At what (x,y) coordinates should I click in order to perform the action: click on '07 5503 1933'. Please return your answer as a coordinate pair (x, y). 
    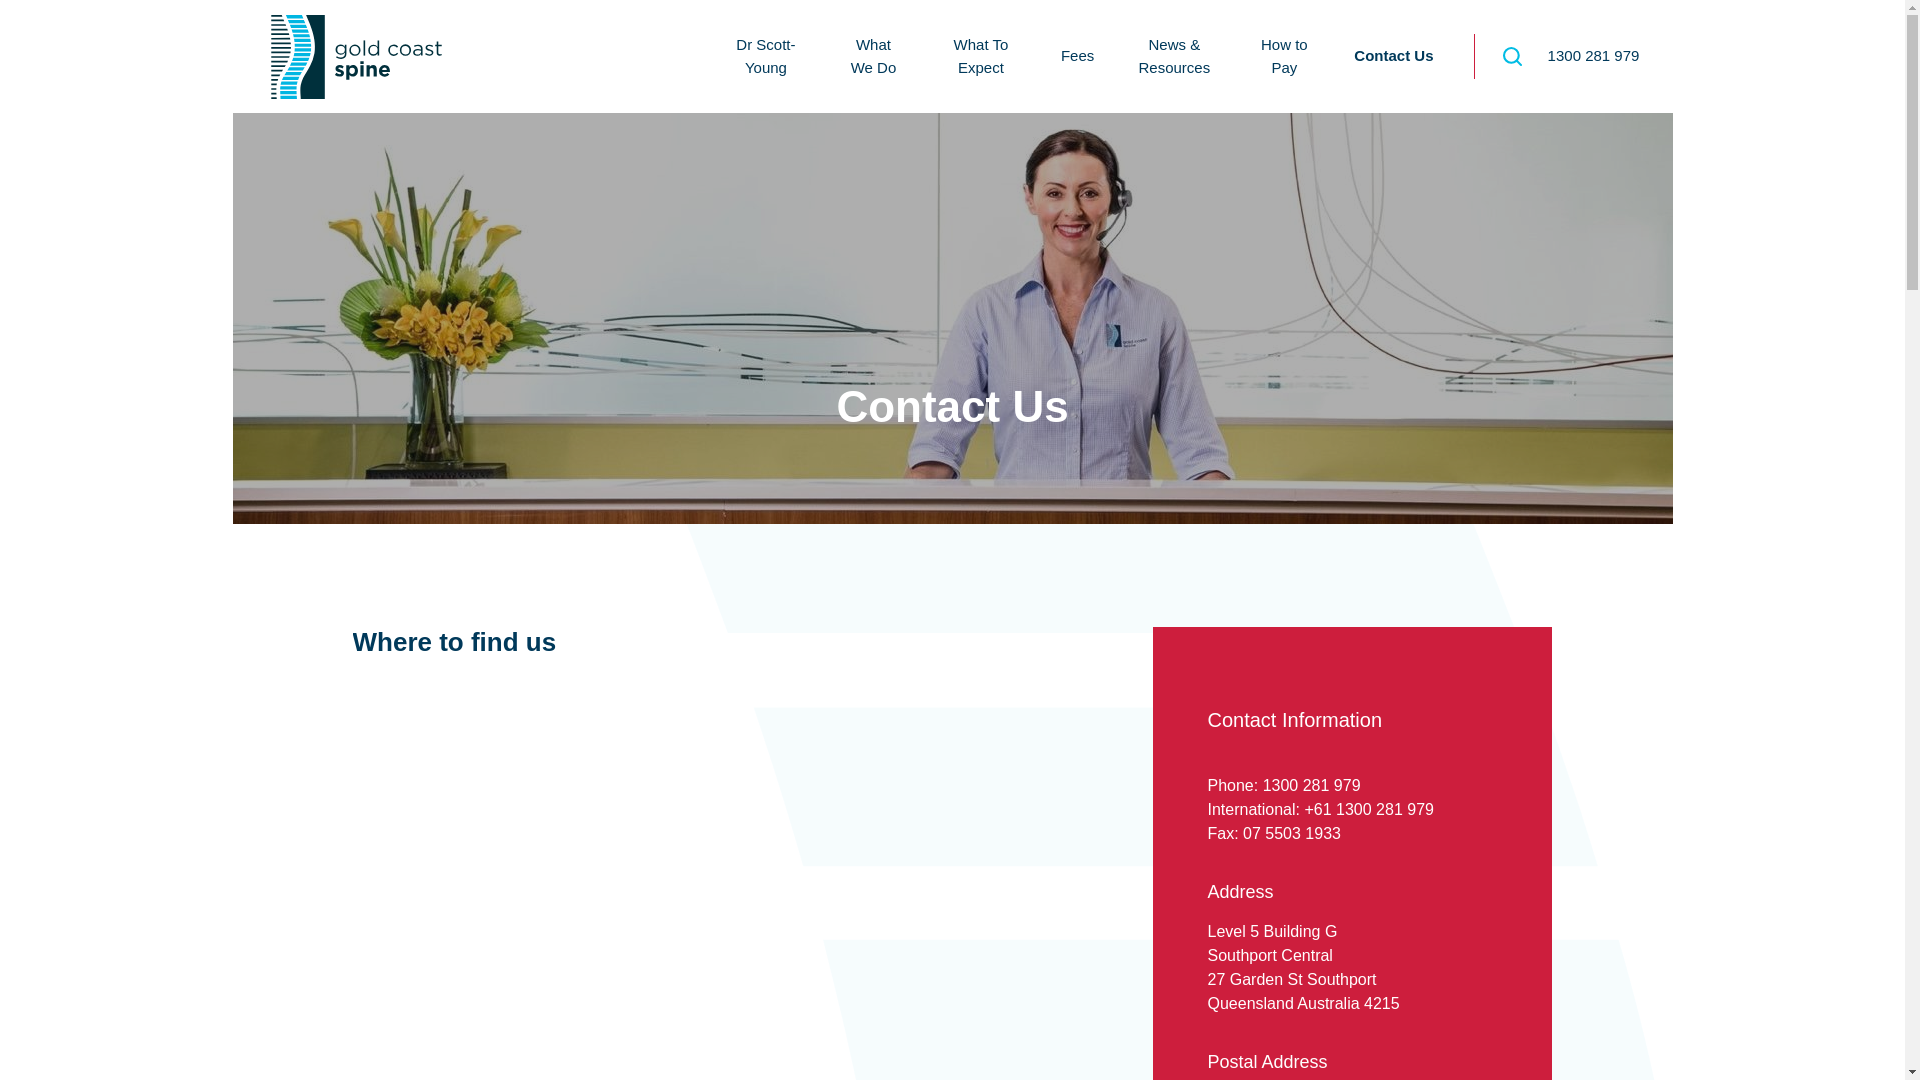
    Looking at the image, I should click on (1291, 833).